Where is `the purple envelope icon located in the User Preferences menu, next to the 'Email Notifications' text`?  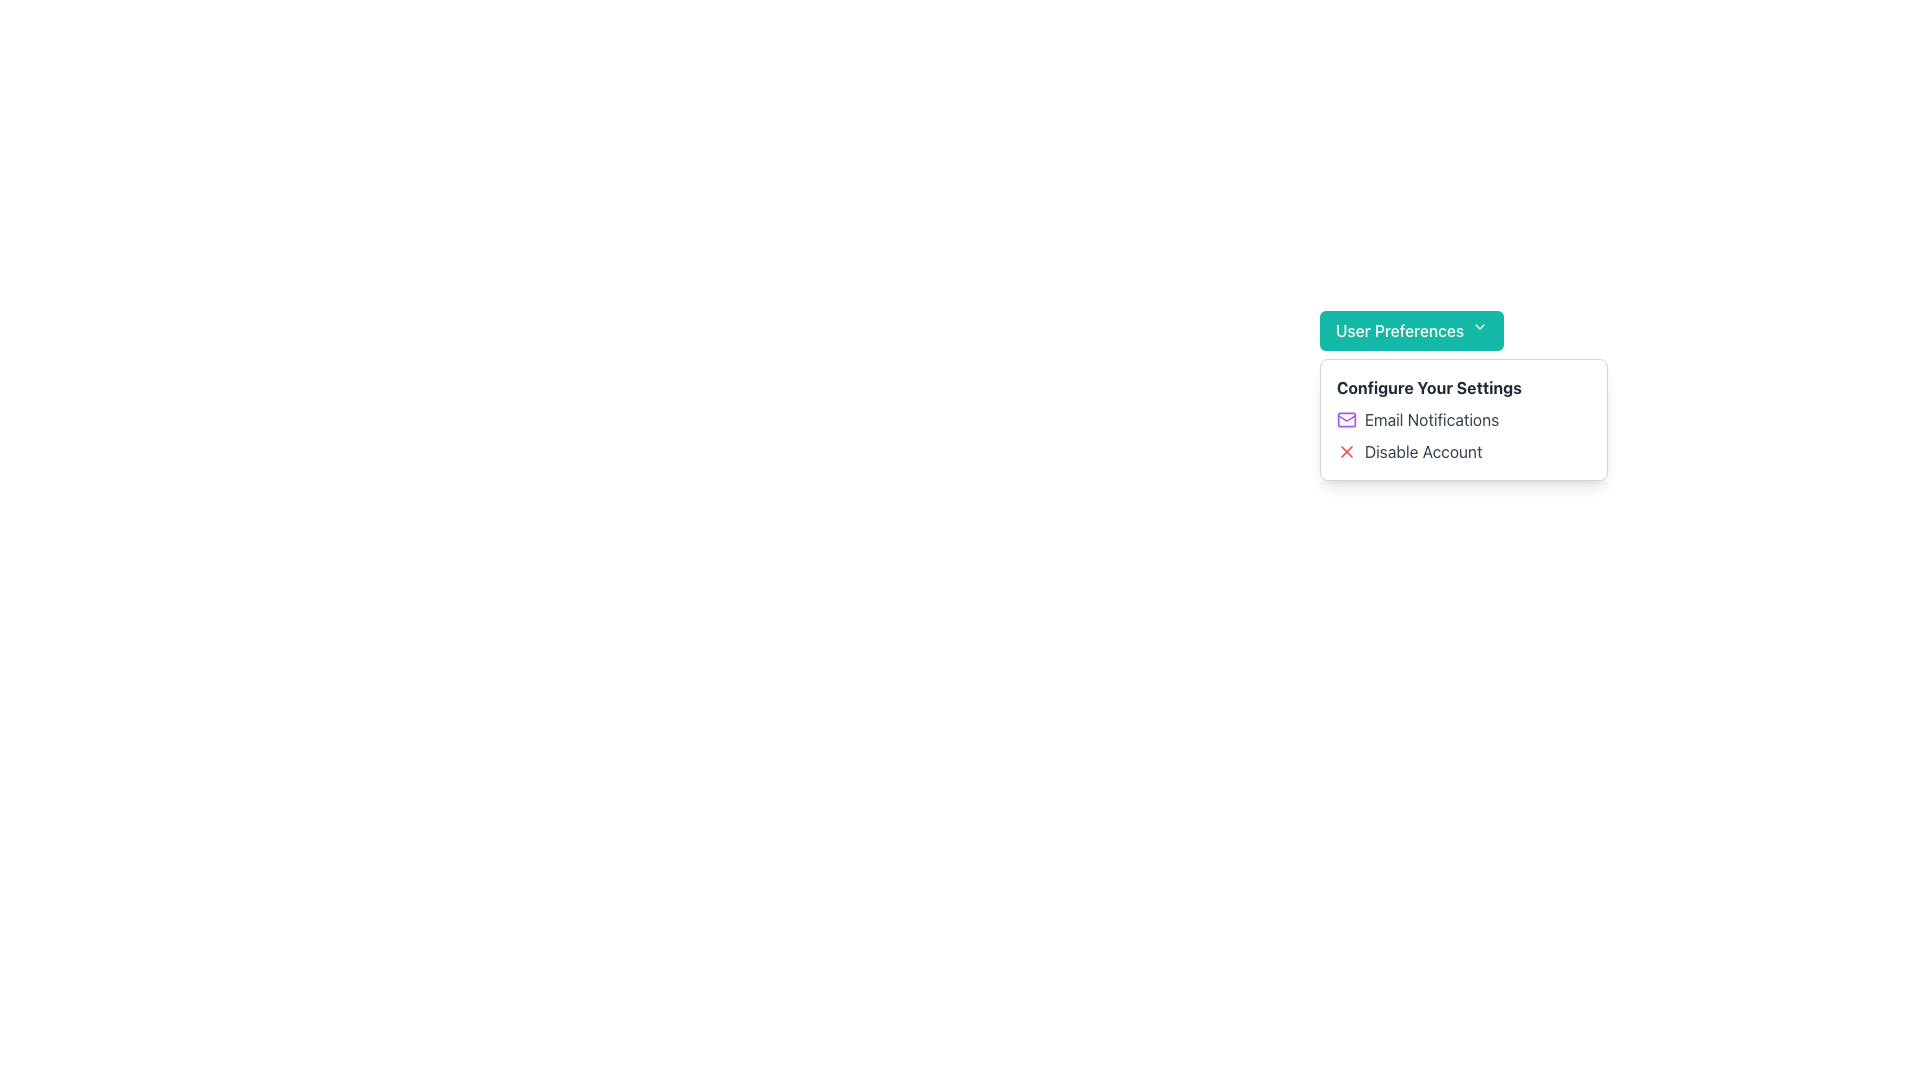
the purple envelope icon located in the User Preferences menu, next to the 'Email Notifications' text is located at coordinates (1346, 417).